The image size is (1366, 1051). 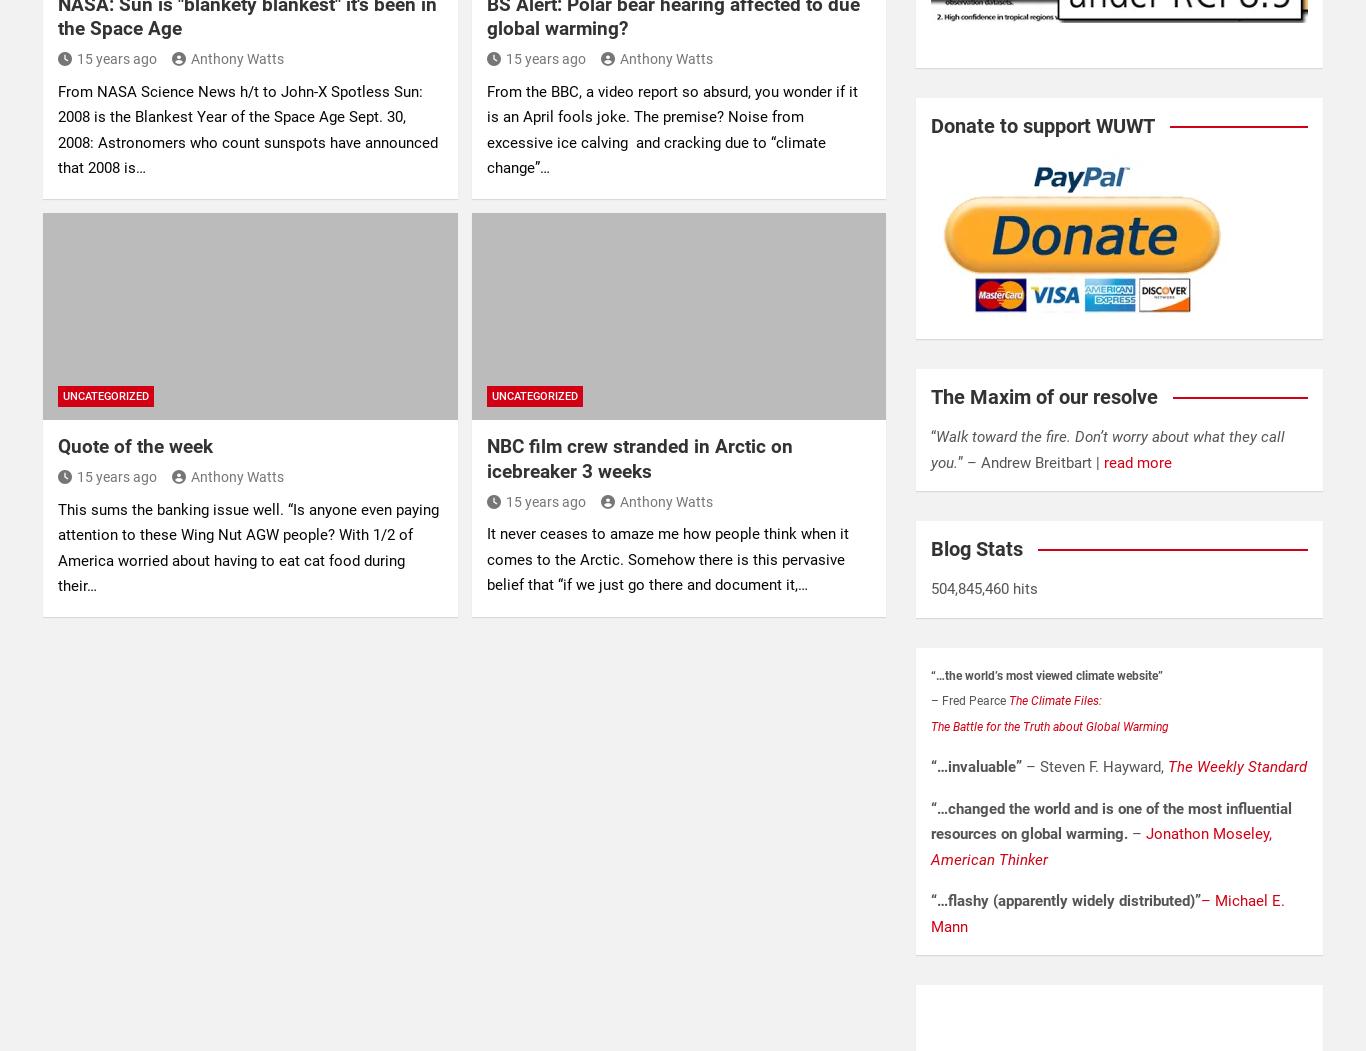 I want to click on 'From NASA Science News h/t to John-X Spotless Sun: 2008 is the Blankest Year of the Space Age Sept. 30, 2008: Astronomers who count sunspots have announced that 2008 is…', so click(x=248, y=128).